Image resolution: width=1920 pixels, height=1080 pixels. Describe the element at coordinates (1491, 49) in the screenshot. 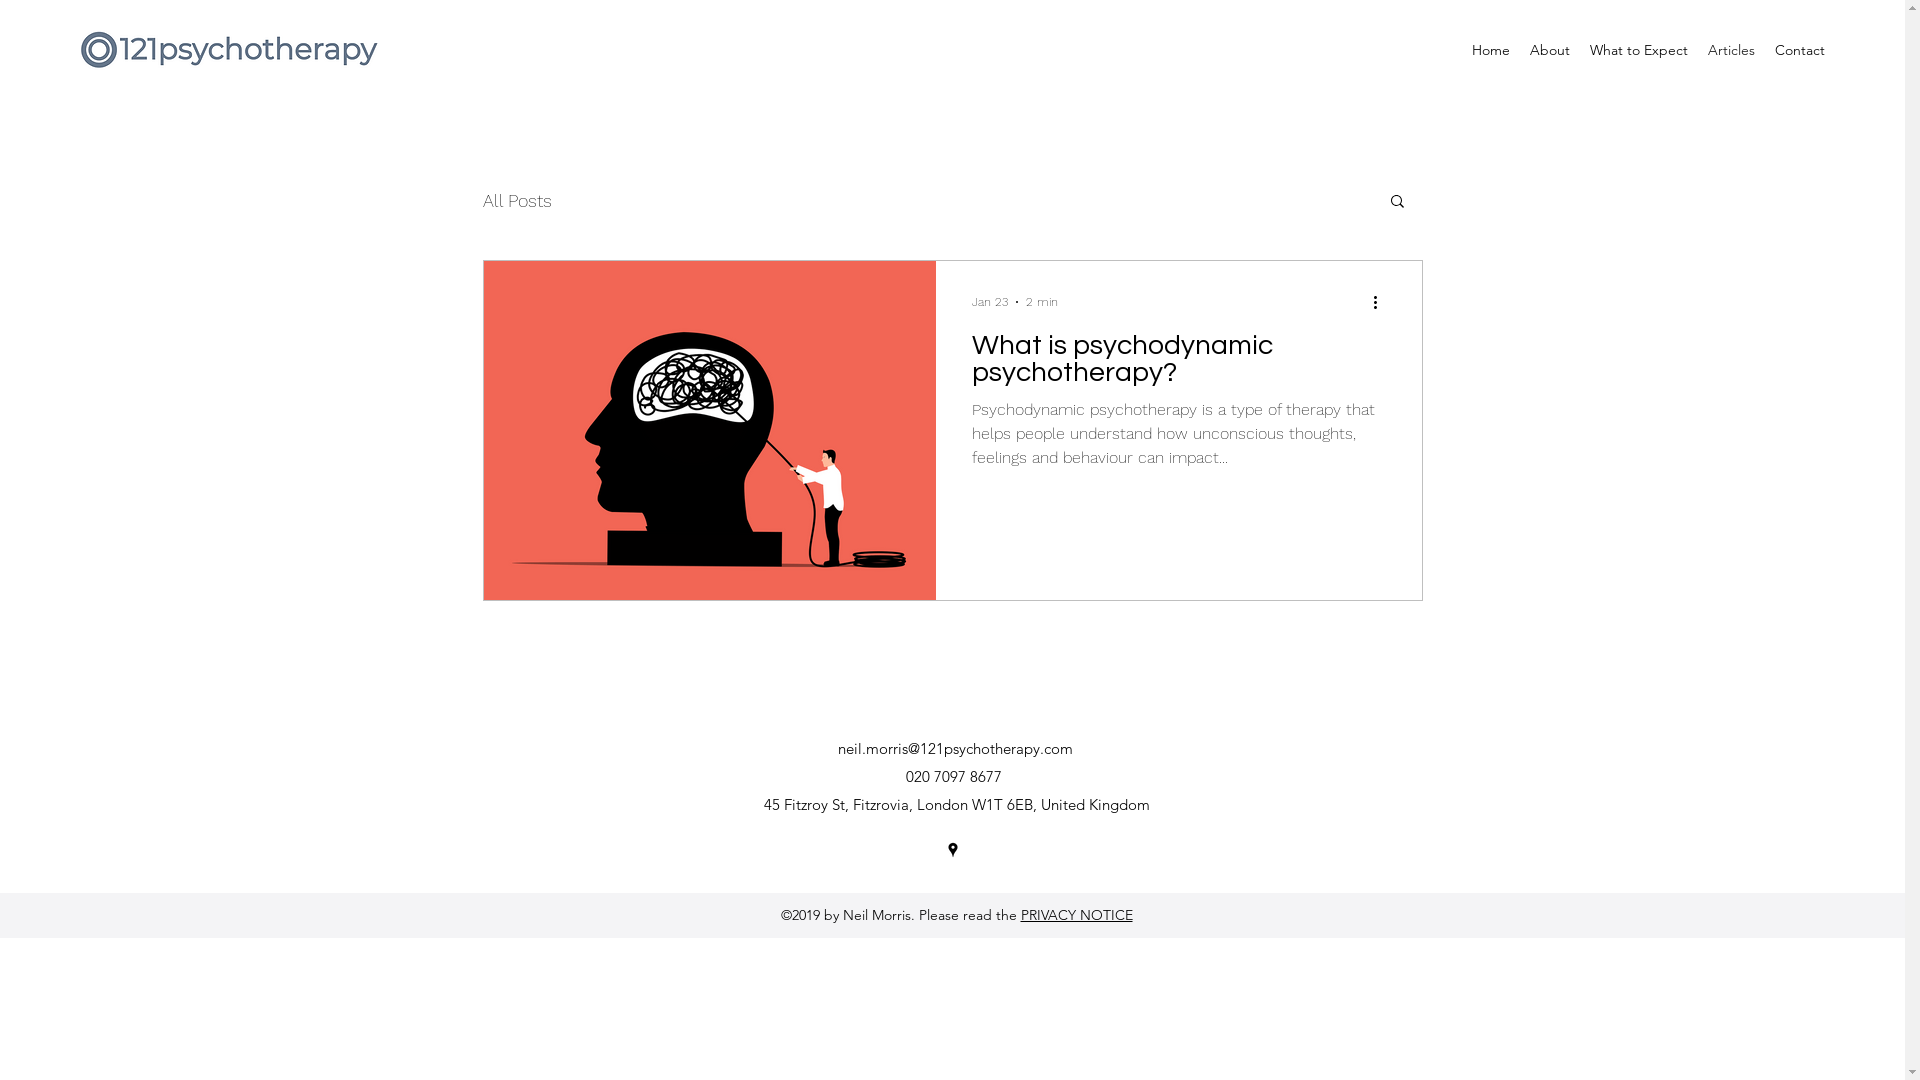

I see `'Home'` at that location.